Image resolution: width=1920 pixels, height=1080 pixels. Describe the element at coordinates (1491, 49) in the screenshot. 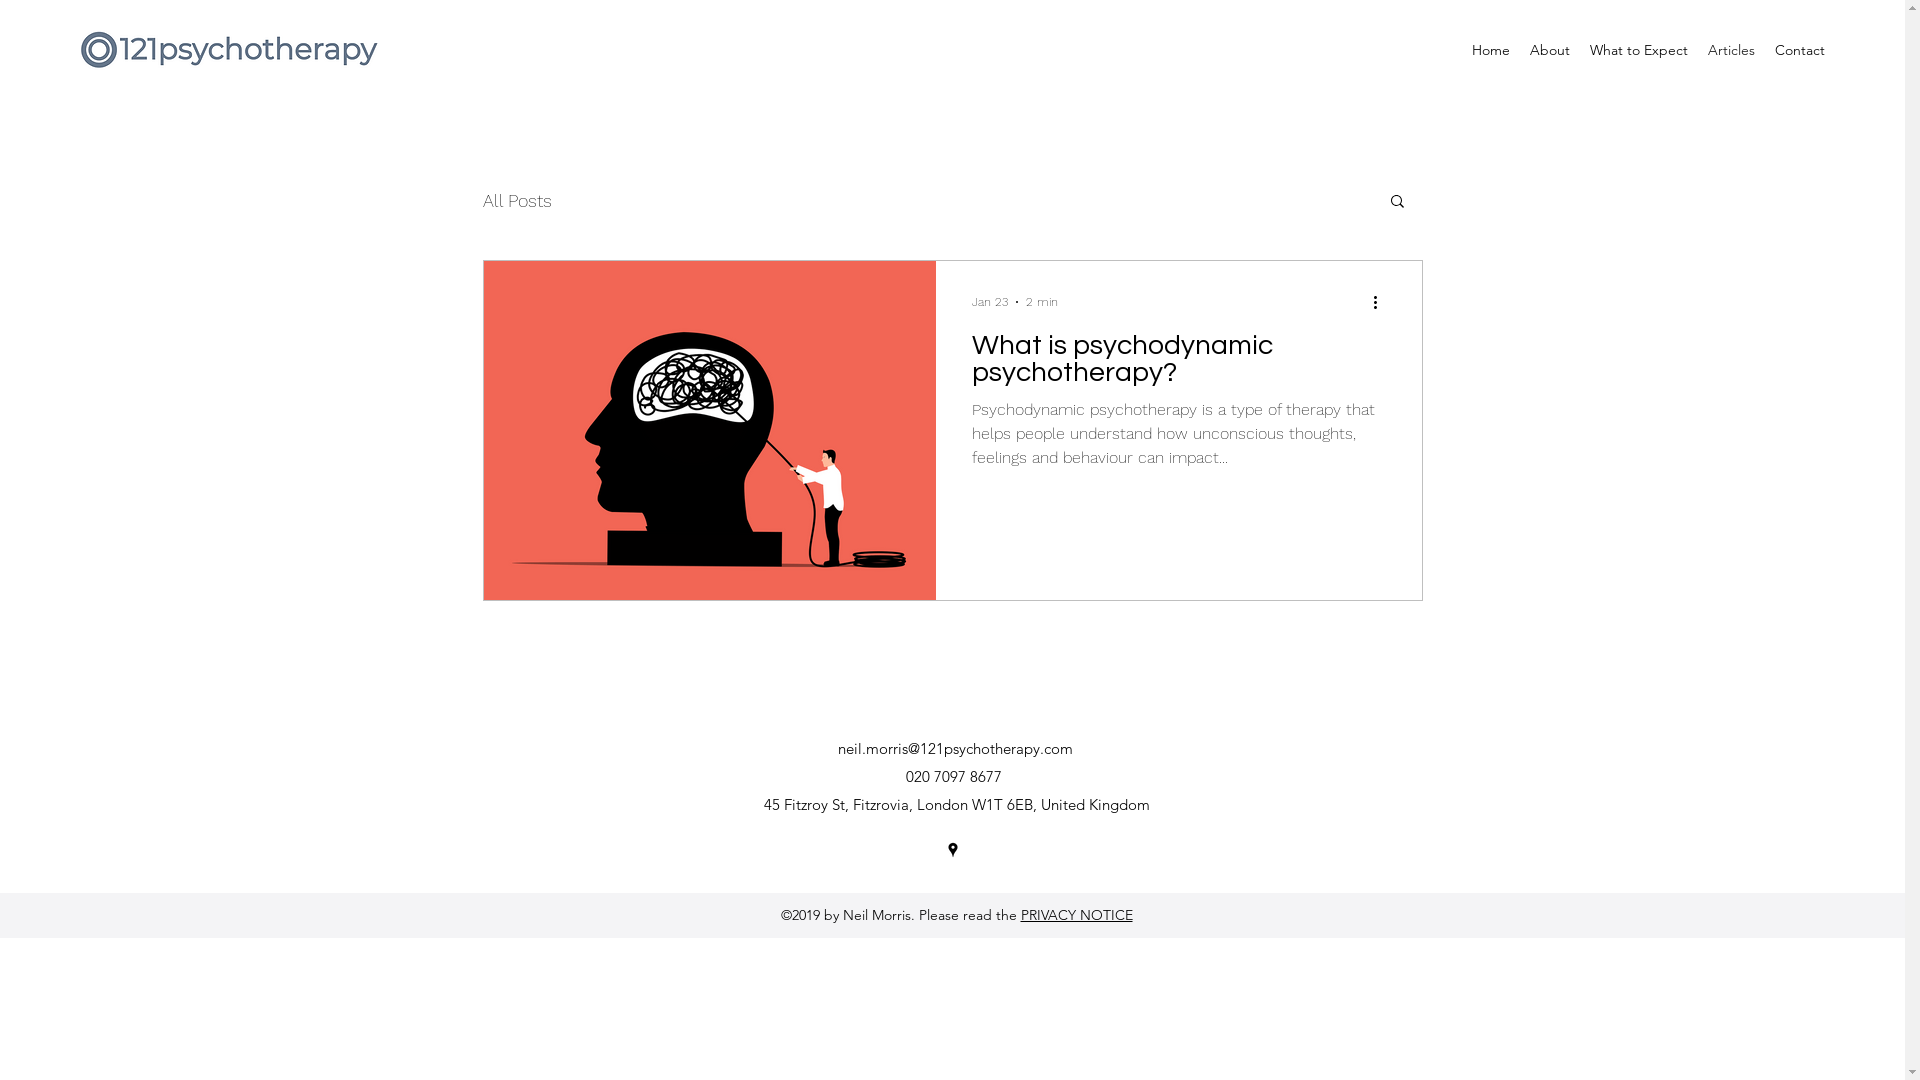

I see `'Home'` at that location.